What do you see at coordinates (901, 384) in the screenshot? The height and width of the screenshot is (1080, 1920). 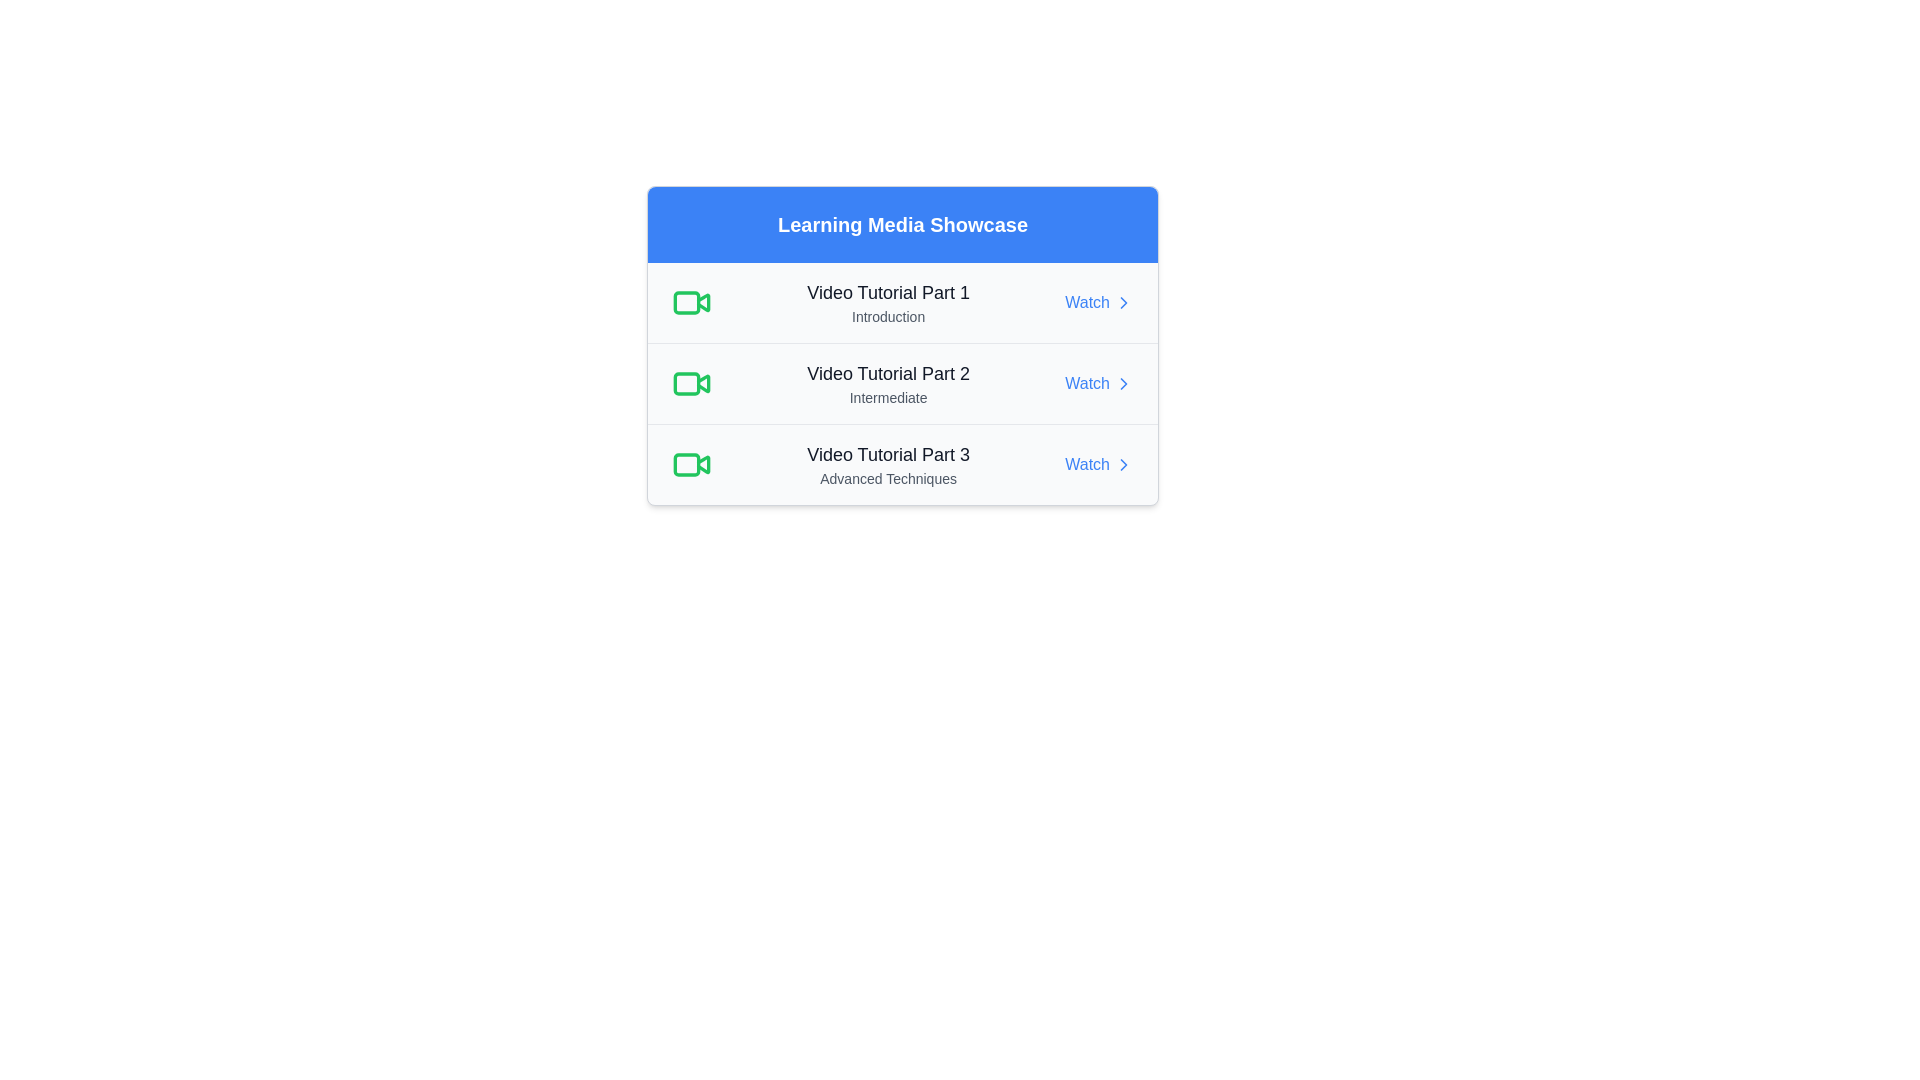 I see `text content of the second entry in the vertically stacked list of video tutorial links, which features a green video icon, a bolded title, and a blue 'Watch' link` at bounding box center [901, 384].